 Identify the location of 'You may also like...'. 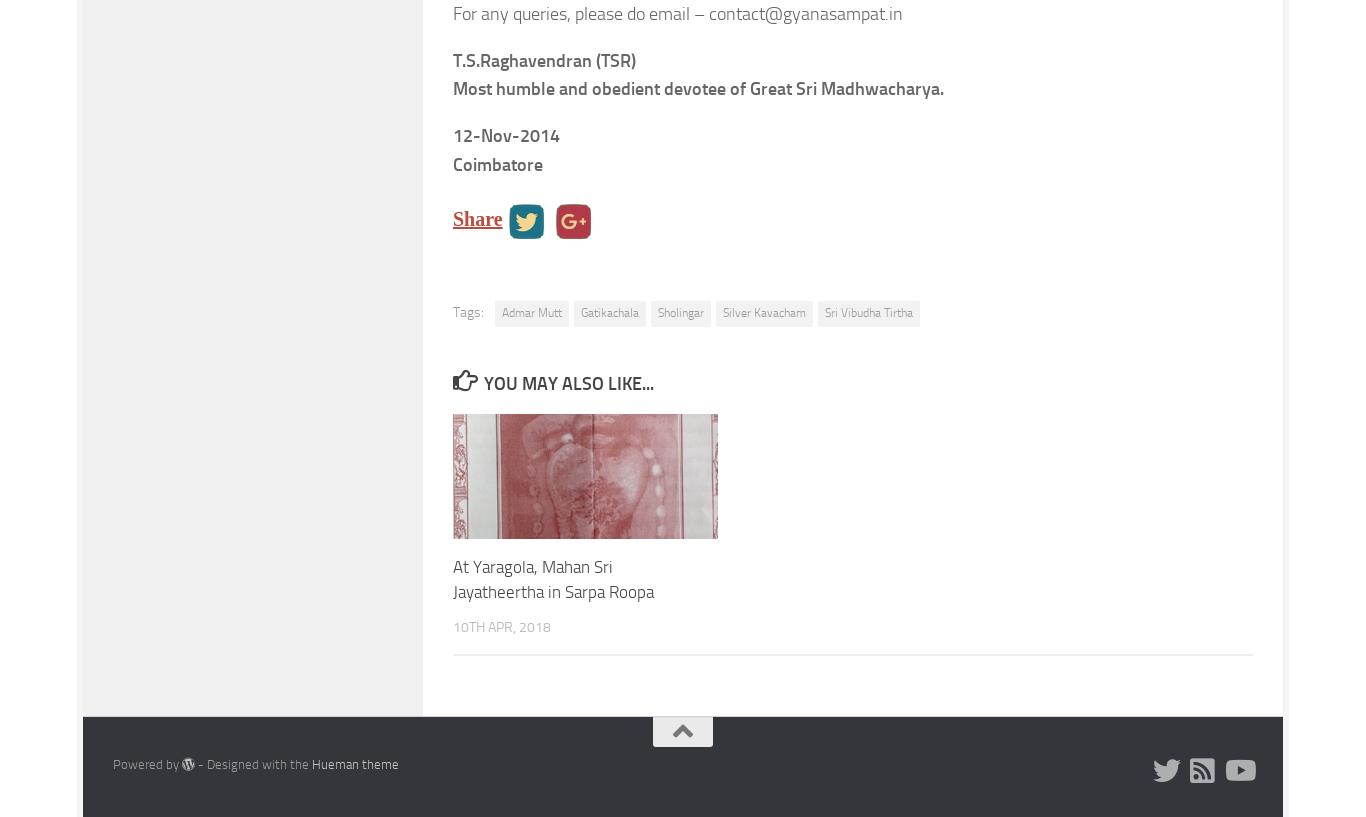
(567, 382).